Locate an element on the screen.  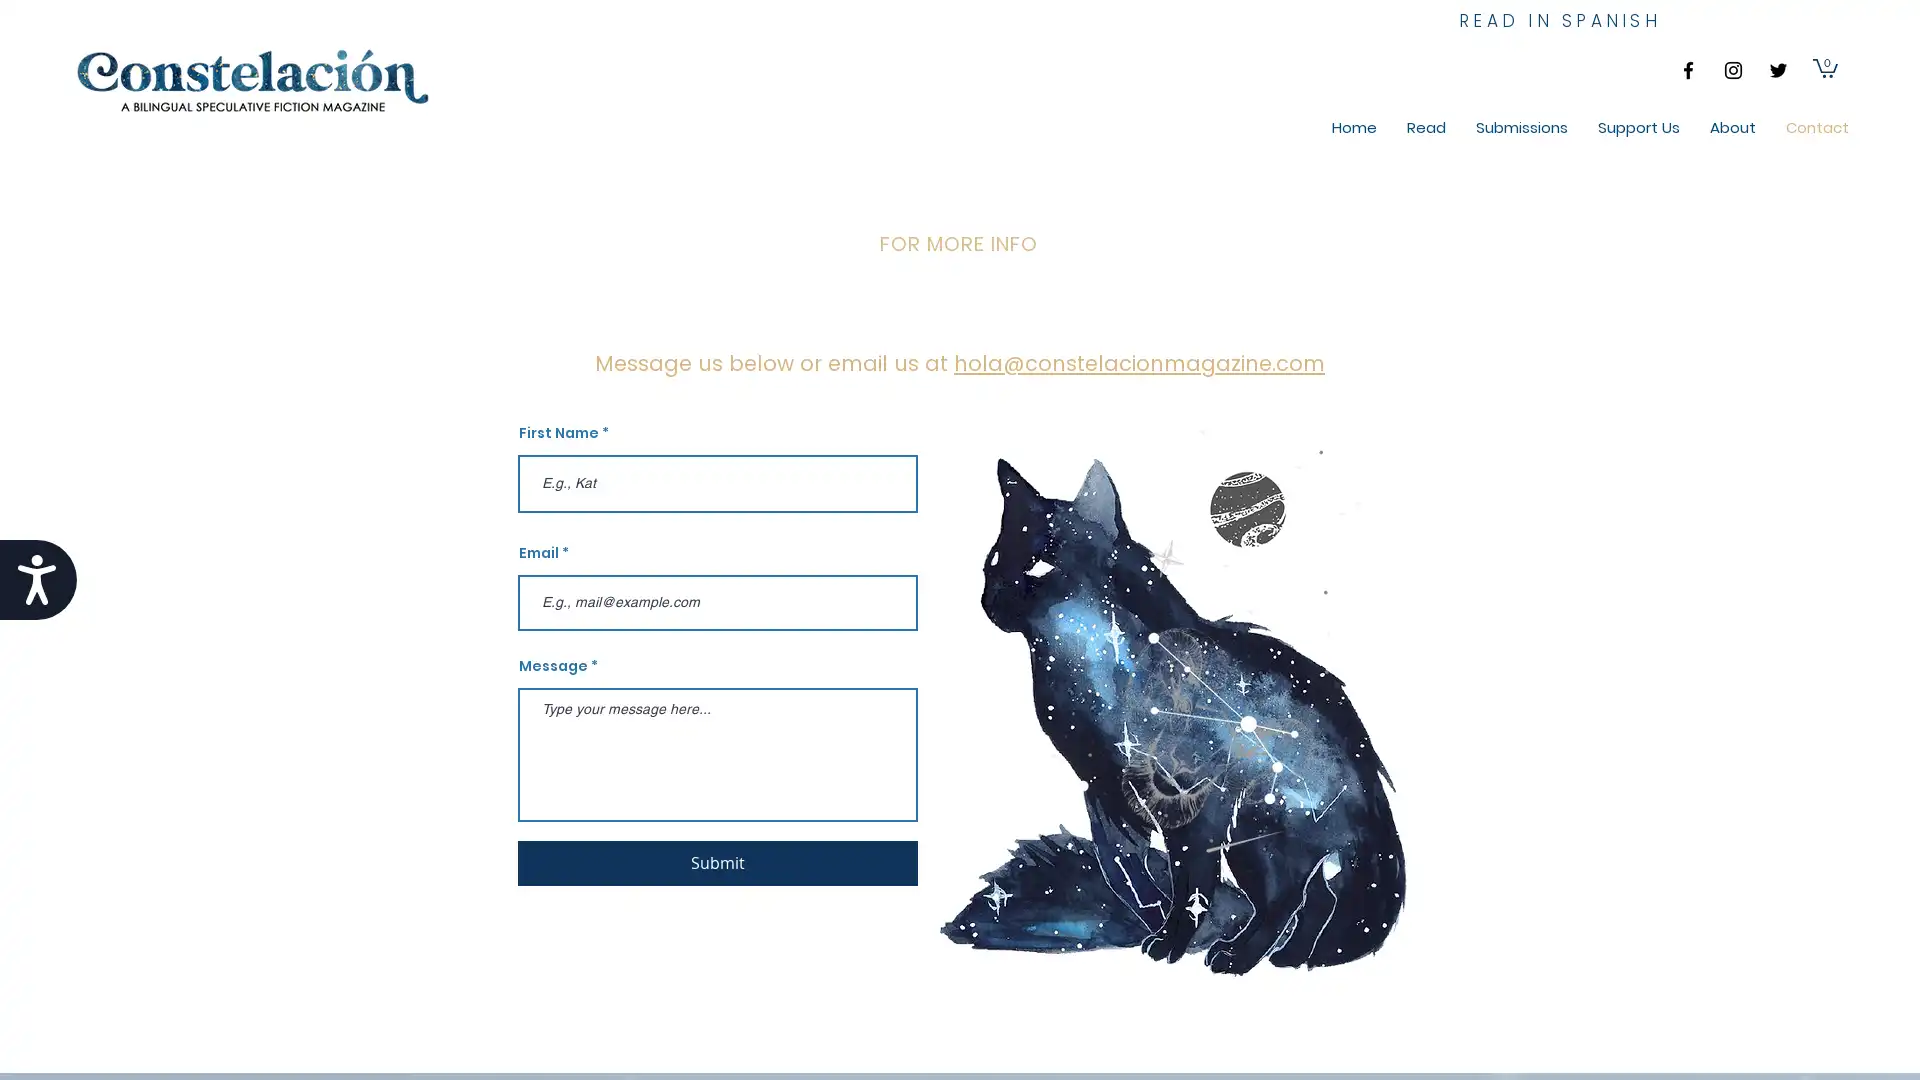
Close is located at coordinates (1895, 1044).